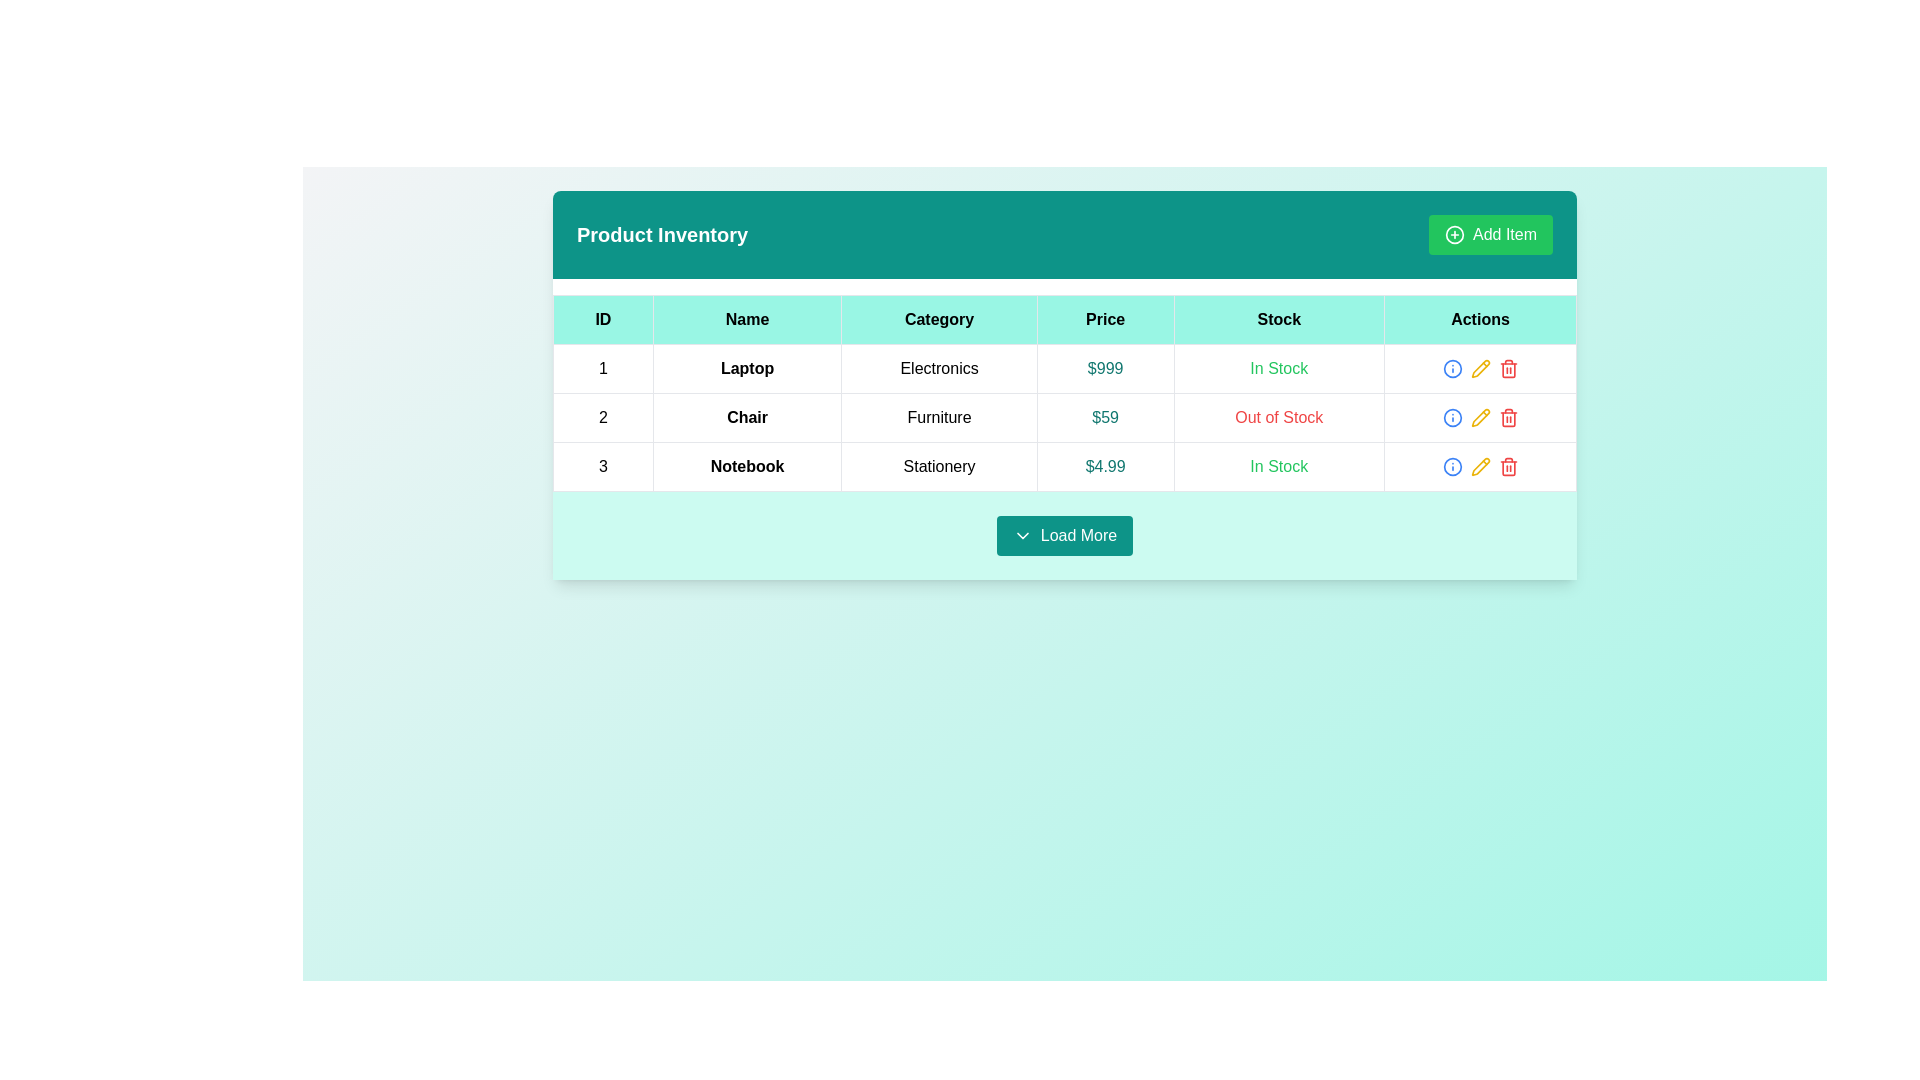 The image size is (1920, 1080). Describe the element at coordinates (1480, 466) in the screenshot. I see `the edit icon in the 'Actions' column of the table for the 'Notebook' item to observe styling changes` at that location.